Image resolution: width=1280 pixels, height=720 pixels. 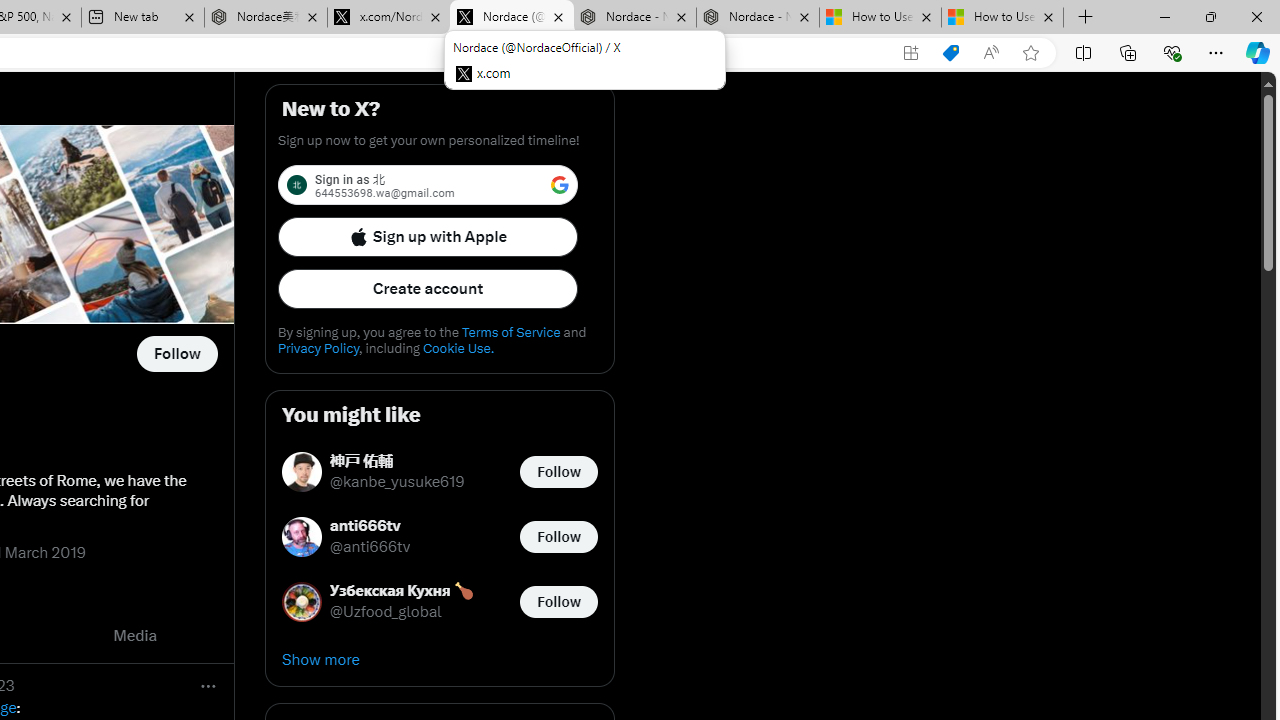 What do you see at coordinates (558, 471) in the screenshot?
I see `'Follow @kanbe_yusuke619'` at bounding box center [558, 471].